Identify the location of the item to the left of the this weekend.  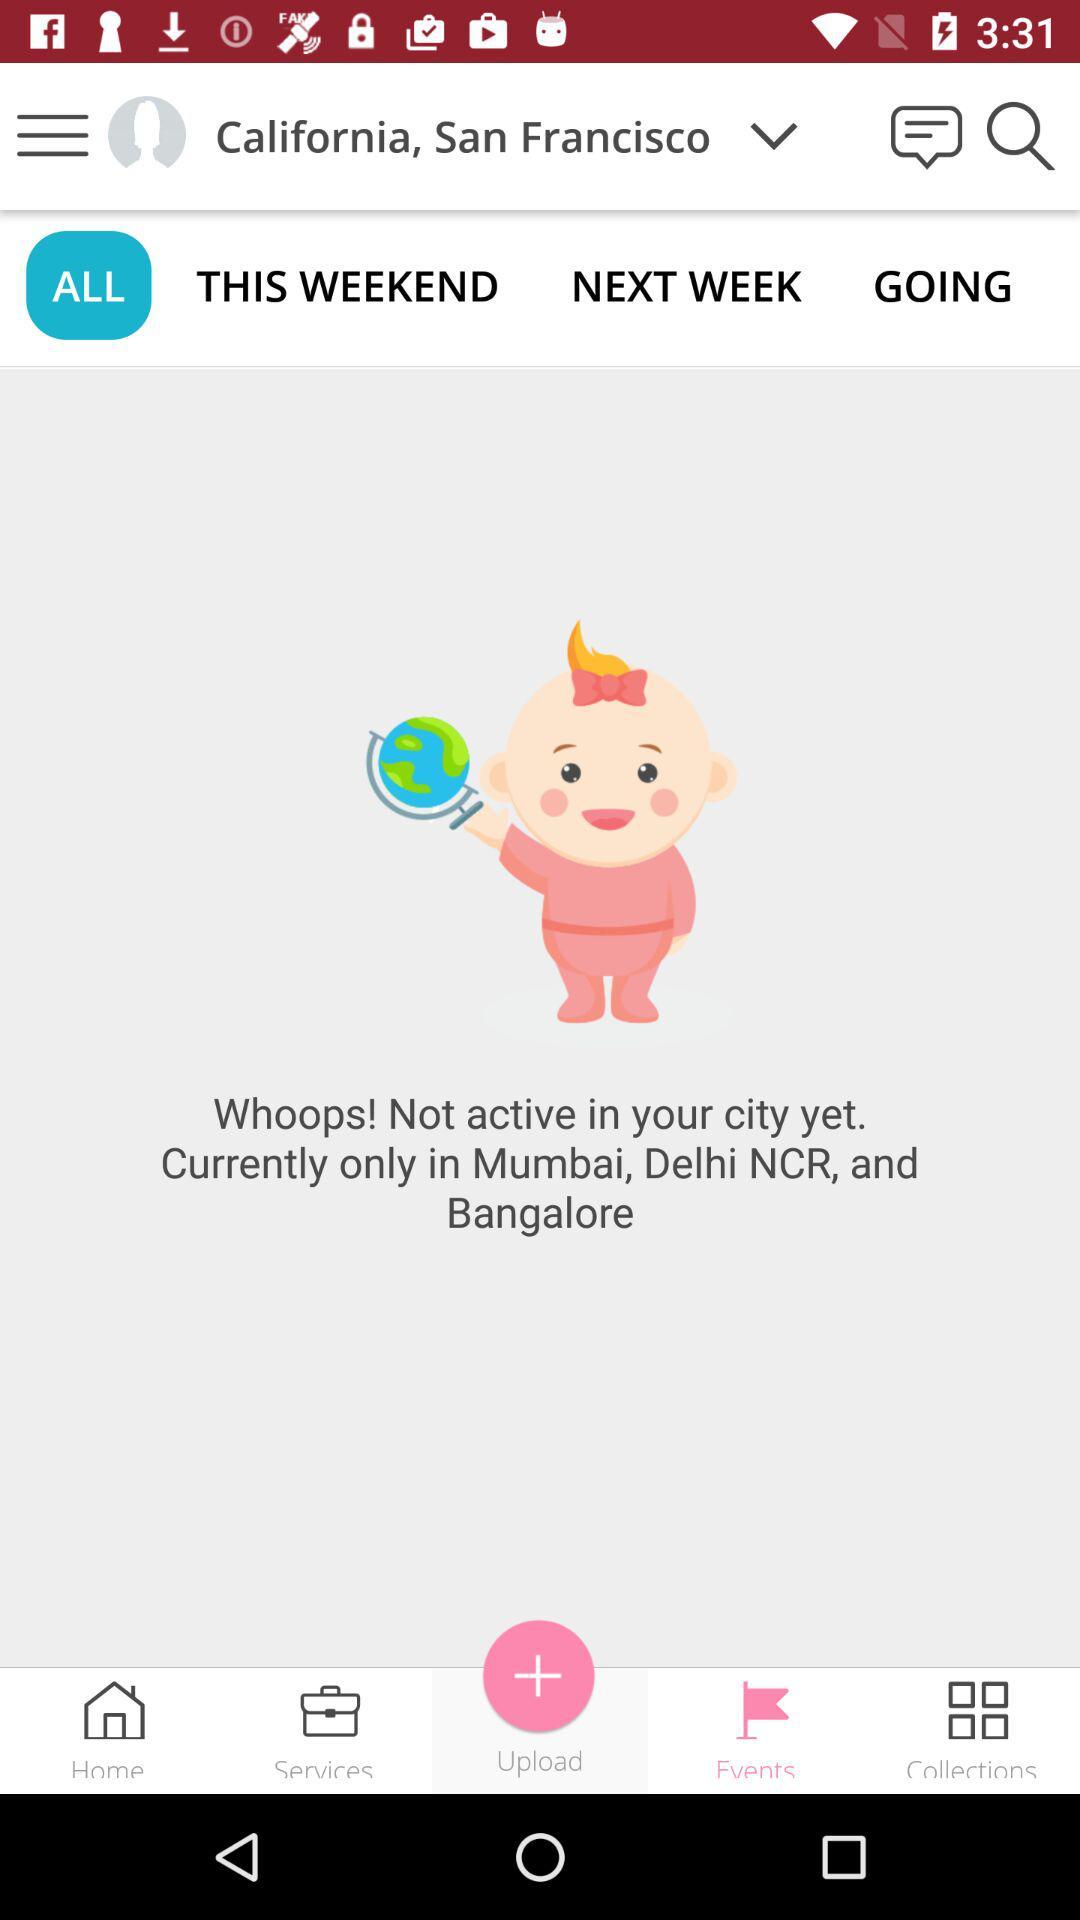
(87, 284).